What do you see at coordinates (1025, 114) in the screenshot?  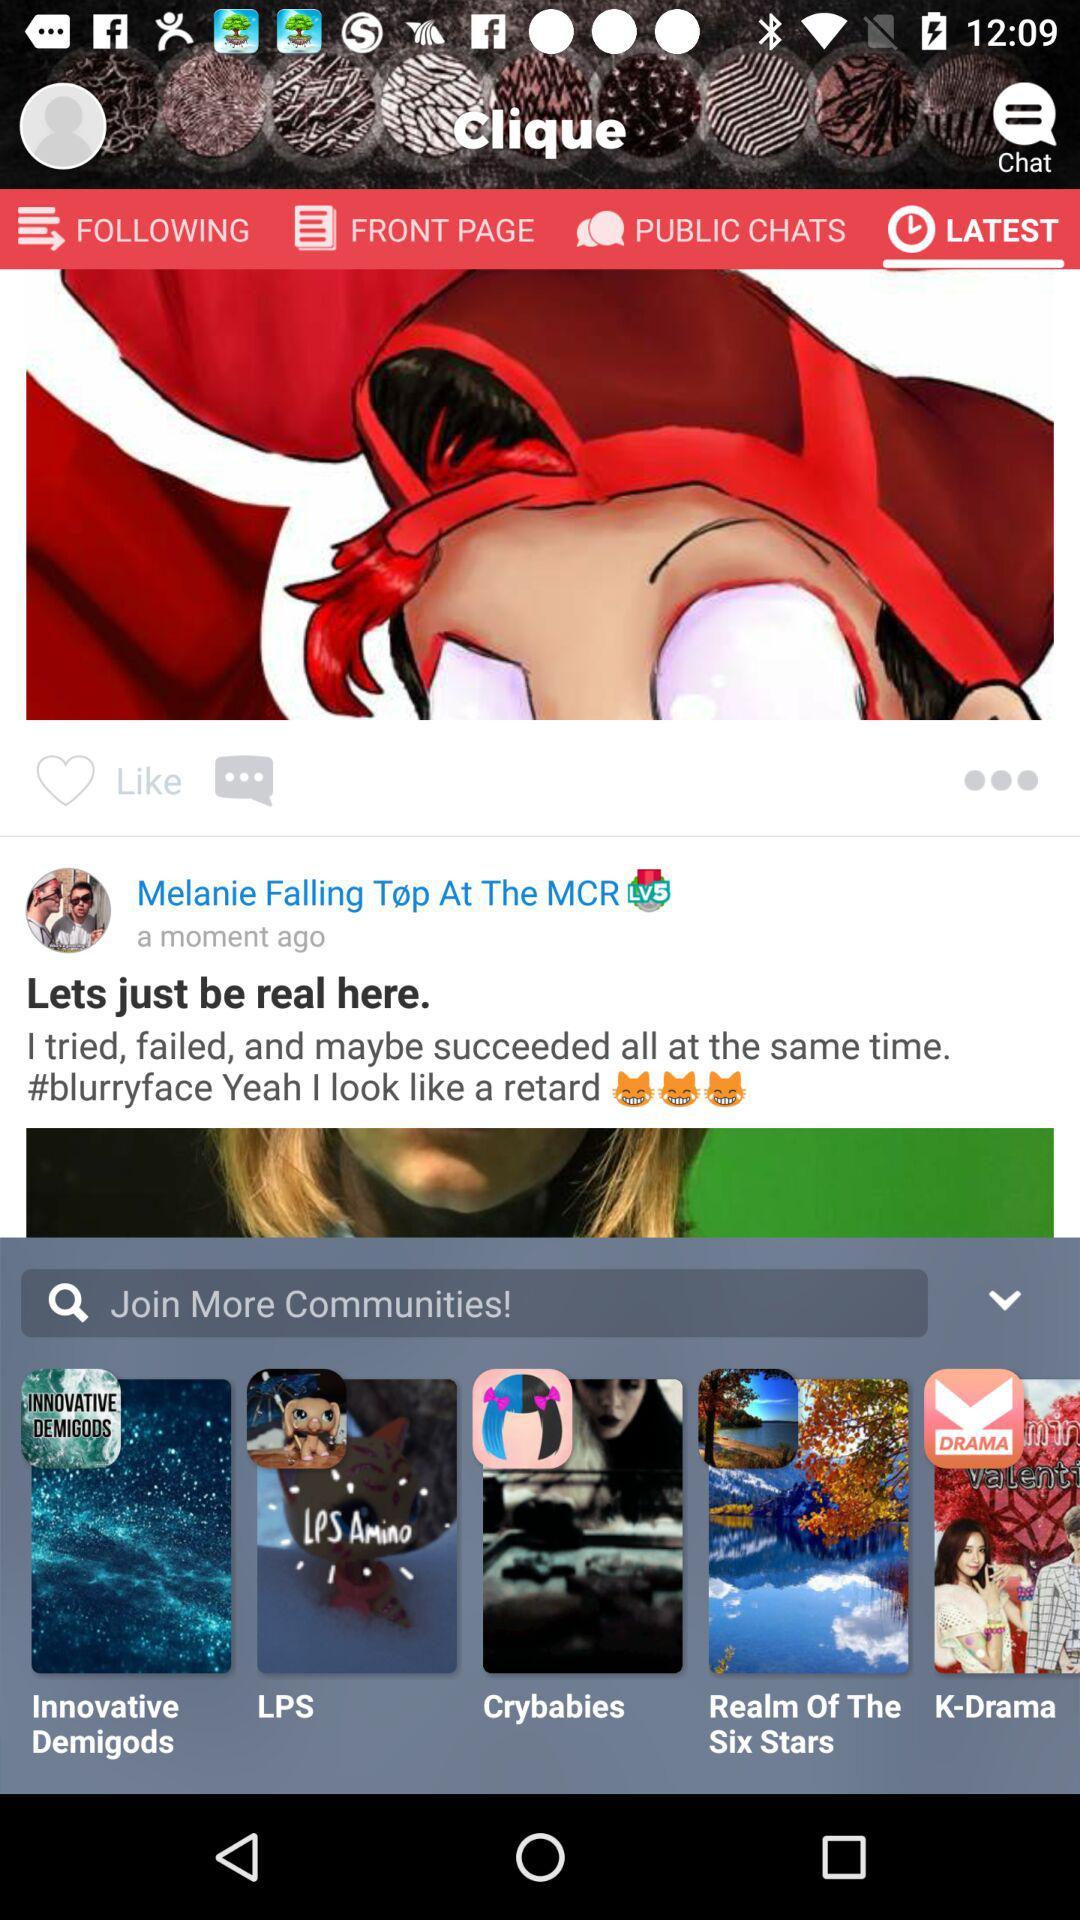 I see `the chat icon to the top right corner` at bounding box center [1025, 114].